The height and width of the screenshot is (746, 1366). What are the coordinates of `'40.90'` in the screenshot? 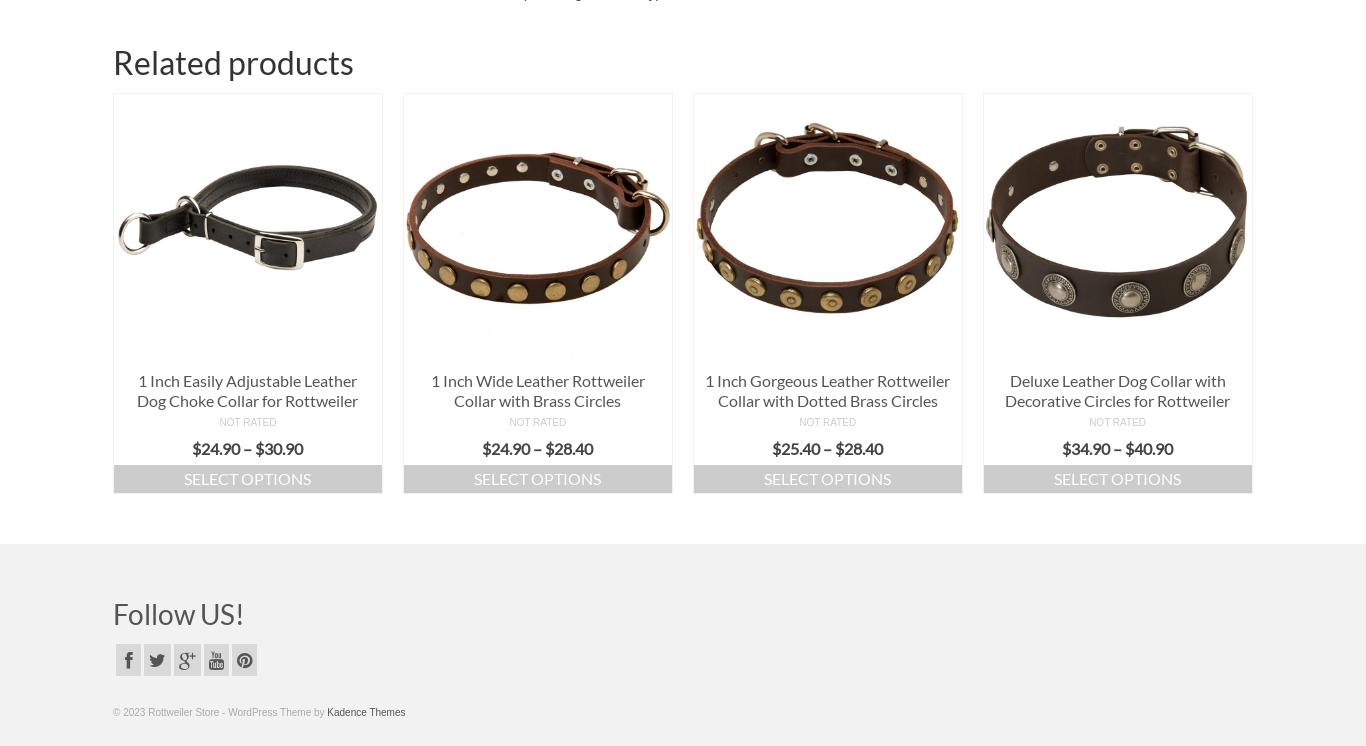 It's located at (1133, 448).